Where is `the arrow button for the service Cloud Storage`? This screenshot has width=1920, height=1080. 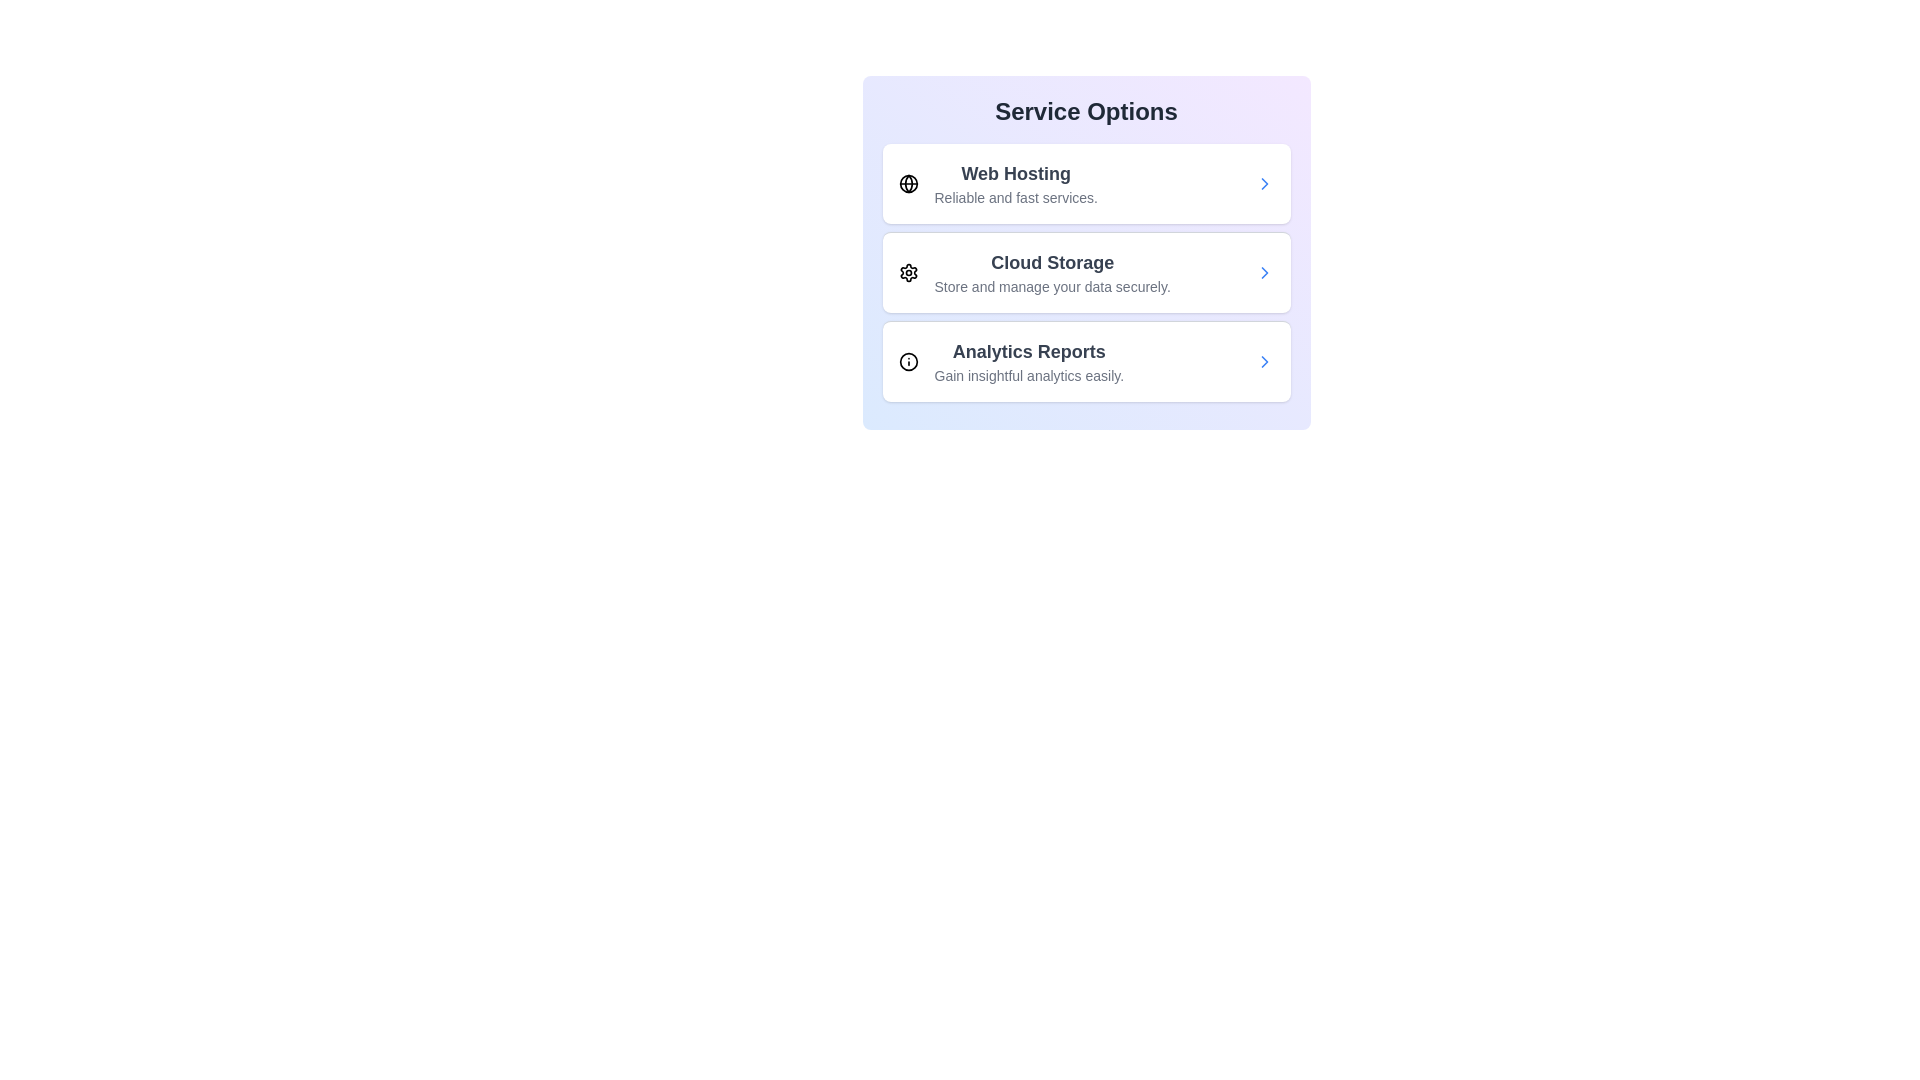 the arrow button for the service Cloud Storage is located at coordinates (1263, 273).